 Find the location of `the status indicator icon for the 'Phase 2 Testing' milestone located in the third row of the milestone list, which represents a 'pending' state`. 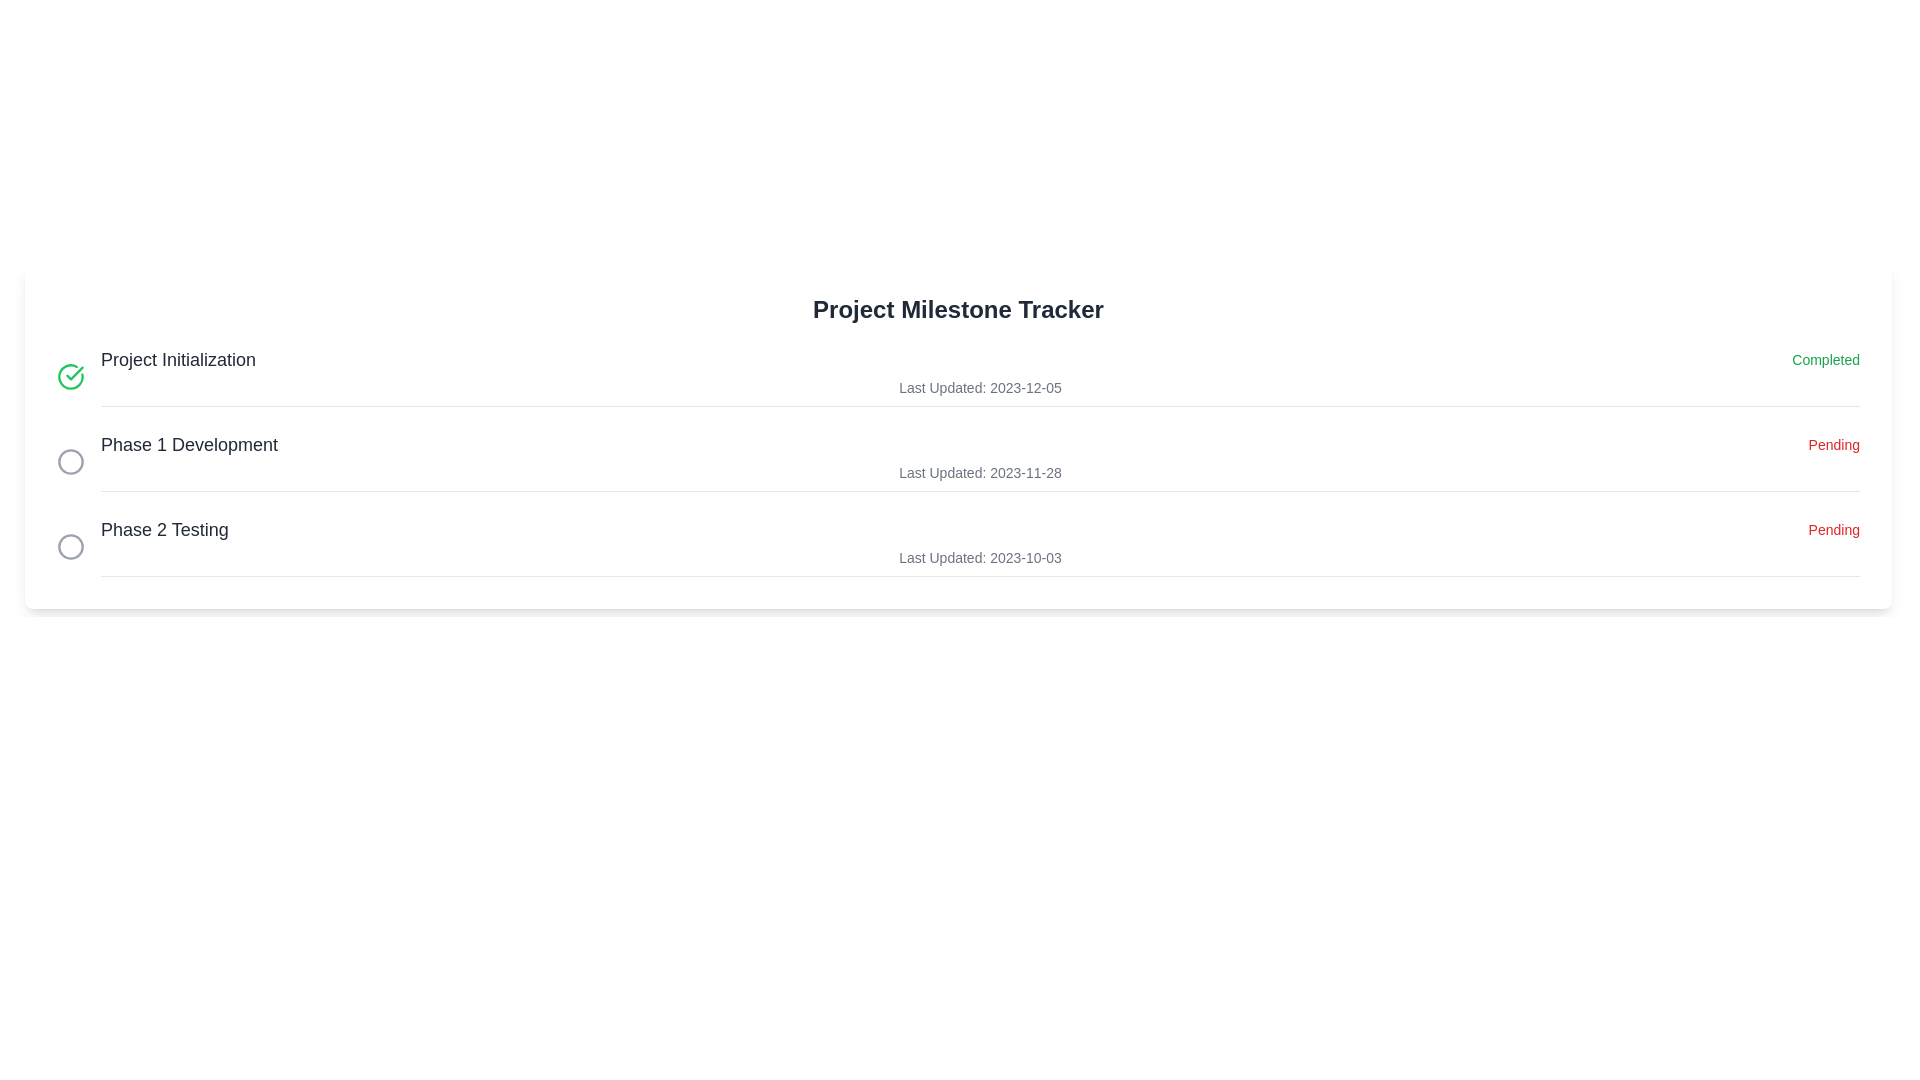

the status indicator icon for the 'Phase 2 Testing' milestone located in the third row of the milestone list, which represents a 'pending' state is located at coordinates (71, 546).